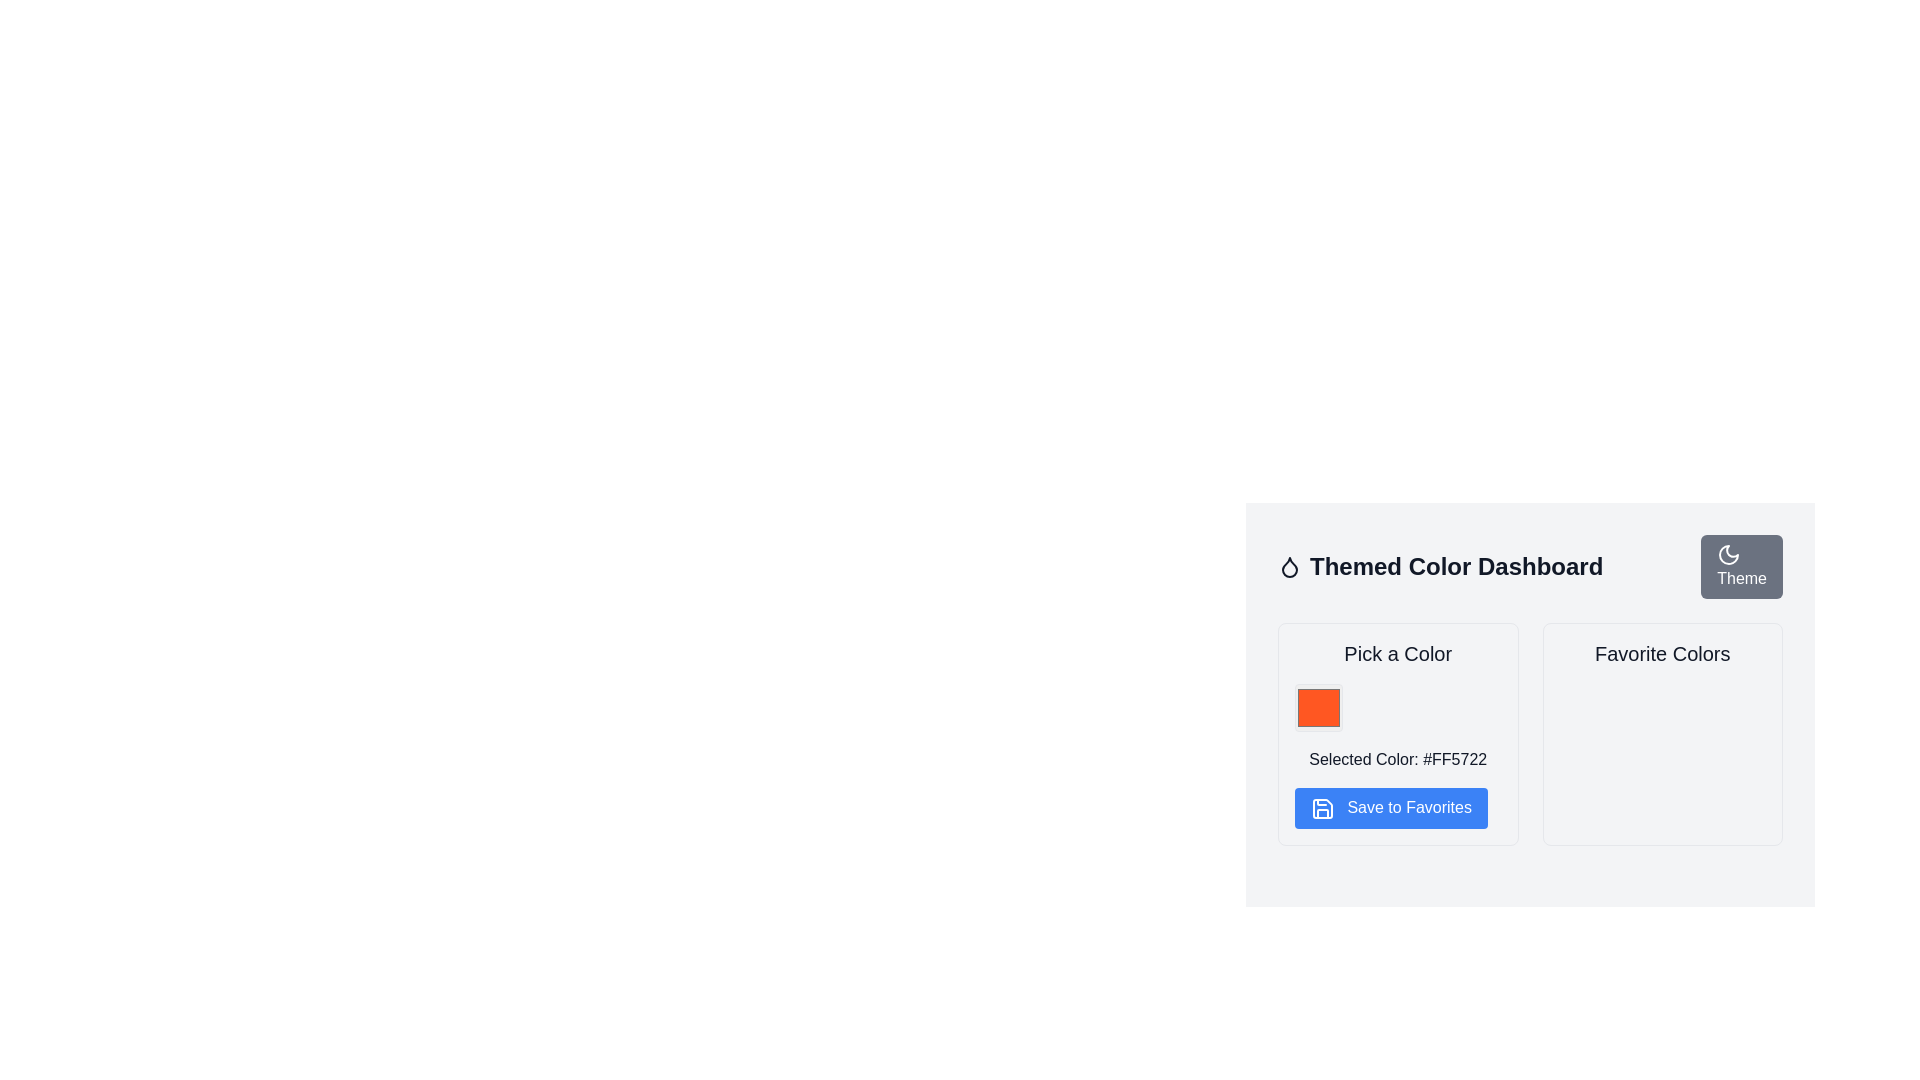 This screenshot has width=1920, height=1080. I want to click on the graphical save icon within the 'Save to Favorites' button by clicking it, so click(1323, 806).